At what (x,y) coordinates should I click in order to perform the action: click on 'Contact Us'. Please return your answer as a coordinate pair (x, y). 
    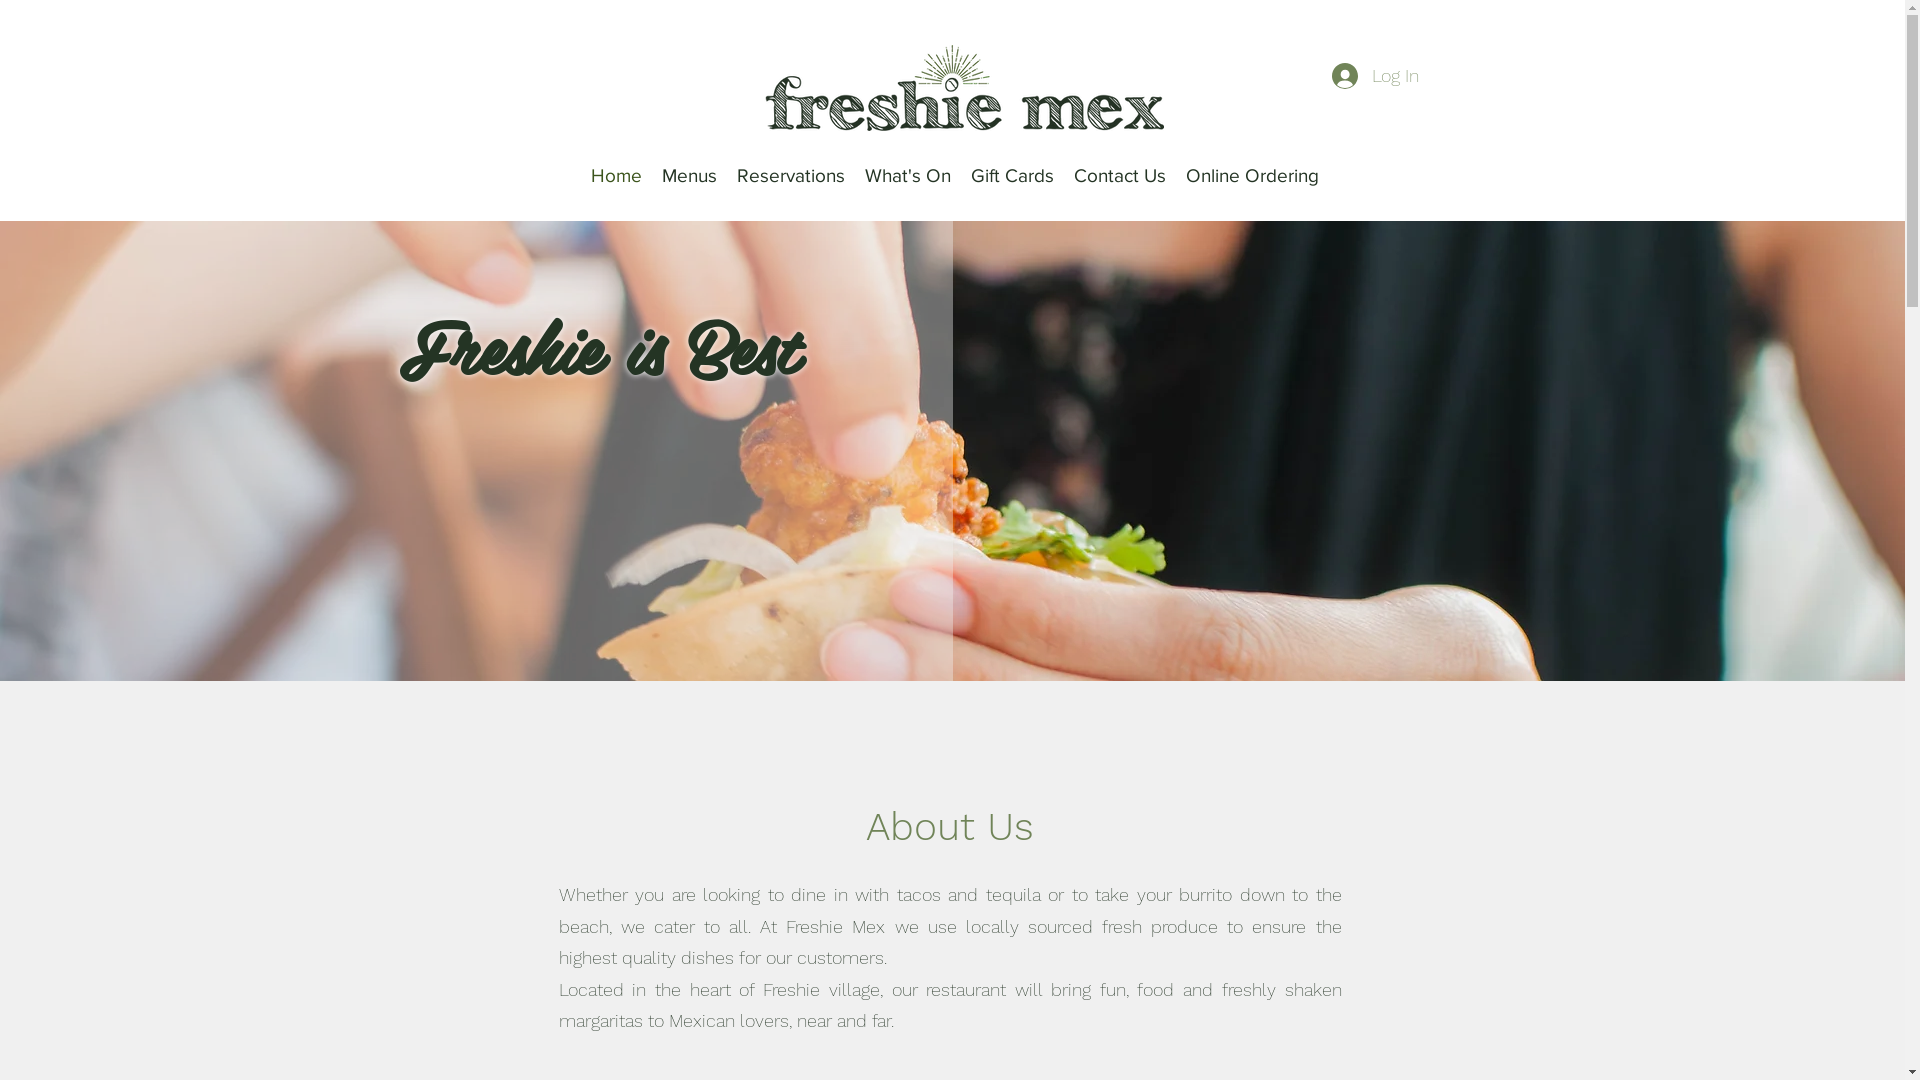
    Looking at the image, I should click on (1118, 175).